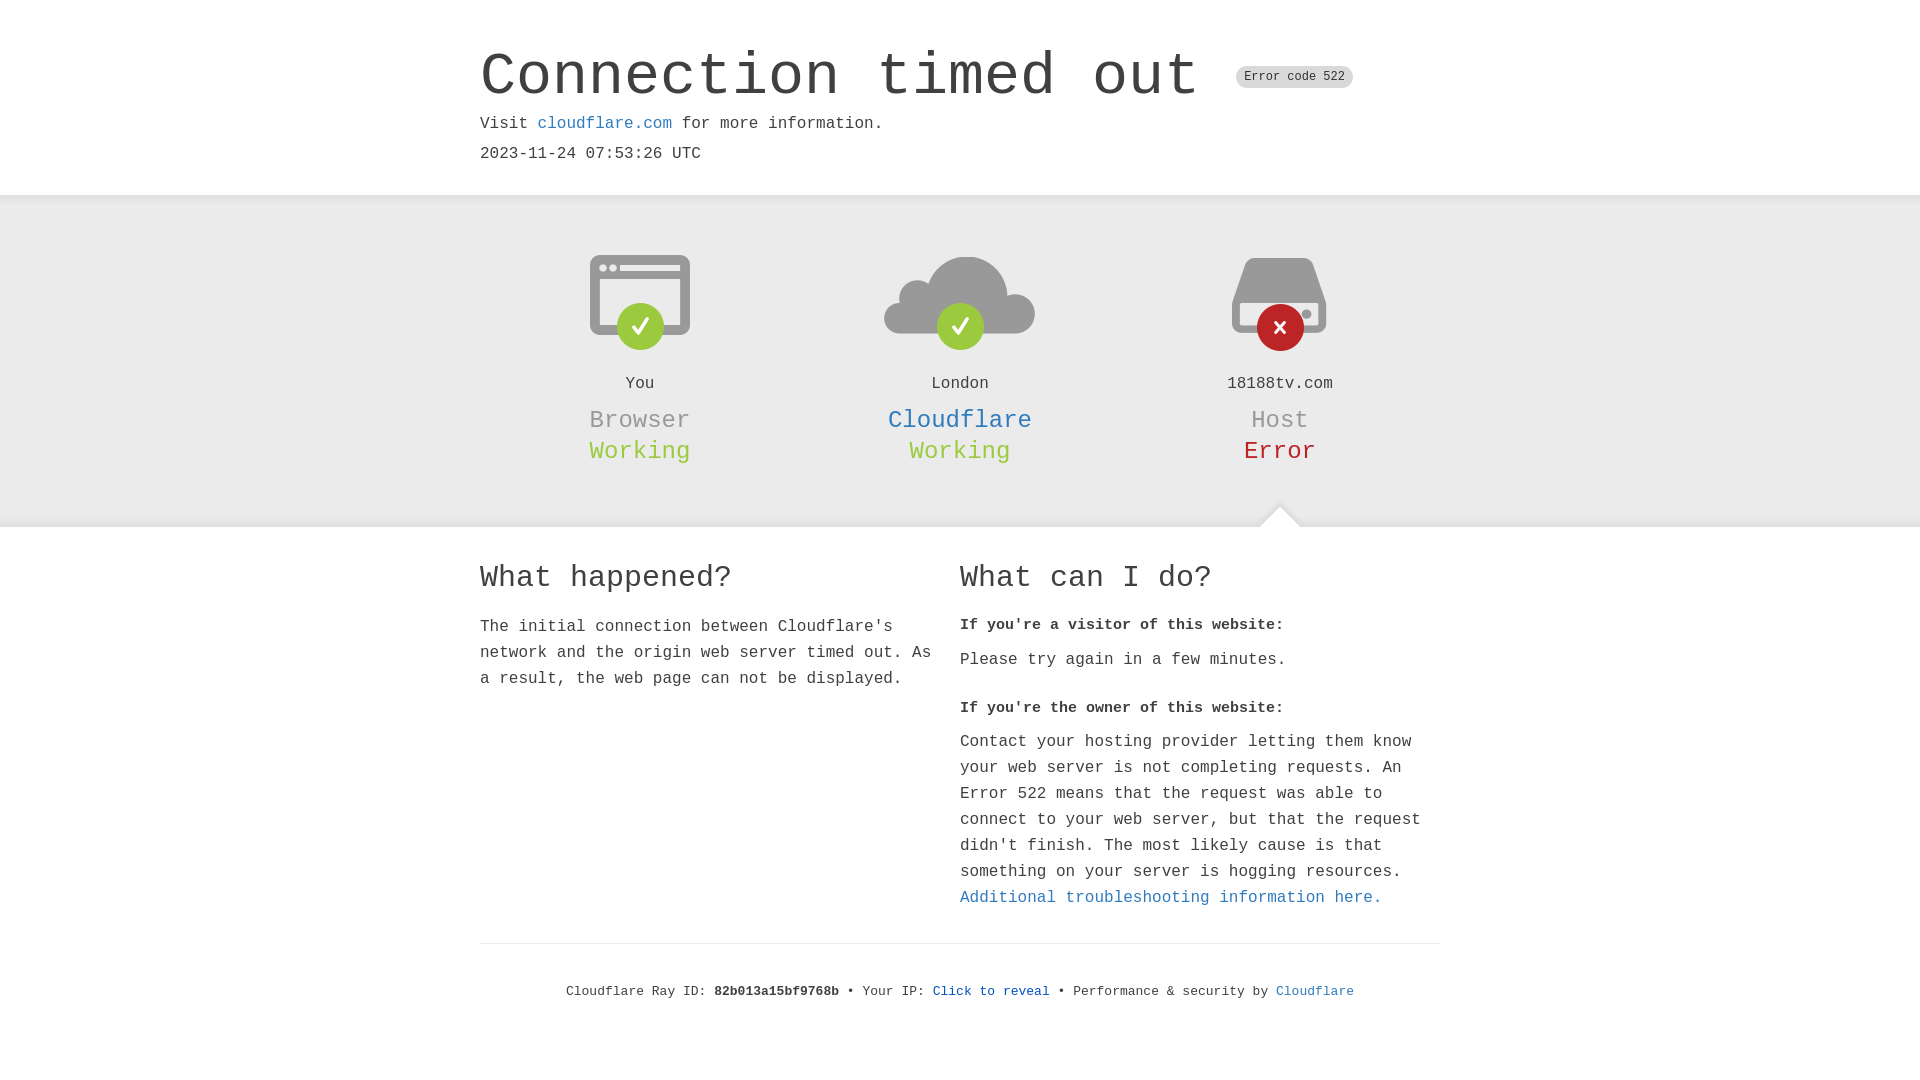 Image resolution: width=1920 pixels, height=1080 pixels. I want to click on 'Cloudflare', so click(960, 419).